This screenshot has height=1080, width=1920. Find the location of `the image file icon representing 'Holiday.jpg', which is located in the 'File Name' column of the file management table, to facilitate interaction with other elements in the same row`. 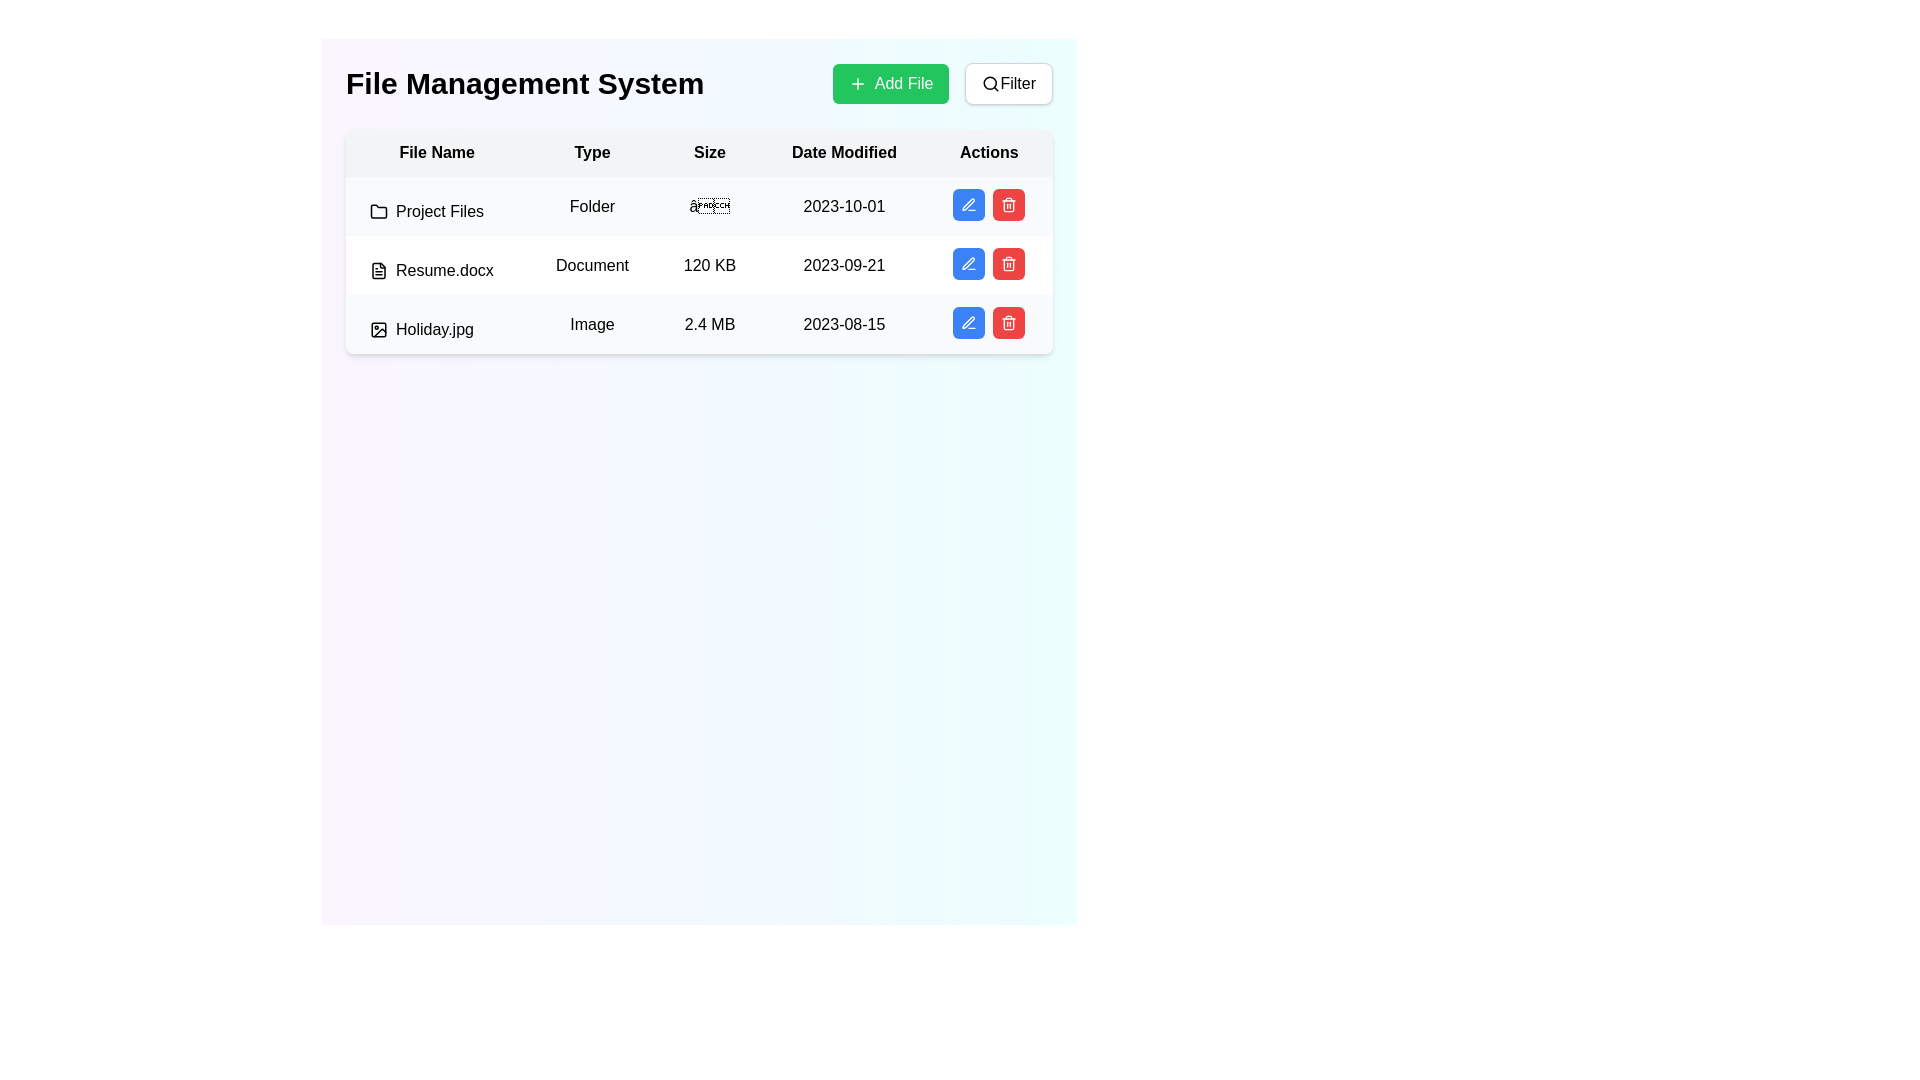

the image file icon representing 'Holiday.jpg', which is located in the 'File Name' column of the file management table, to facilitate interaction with other elements in the same row is located at coordinates (379, 329).